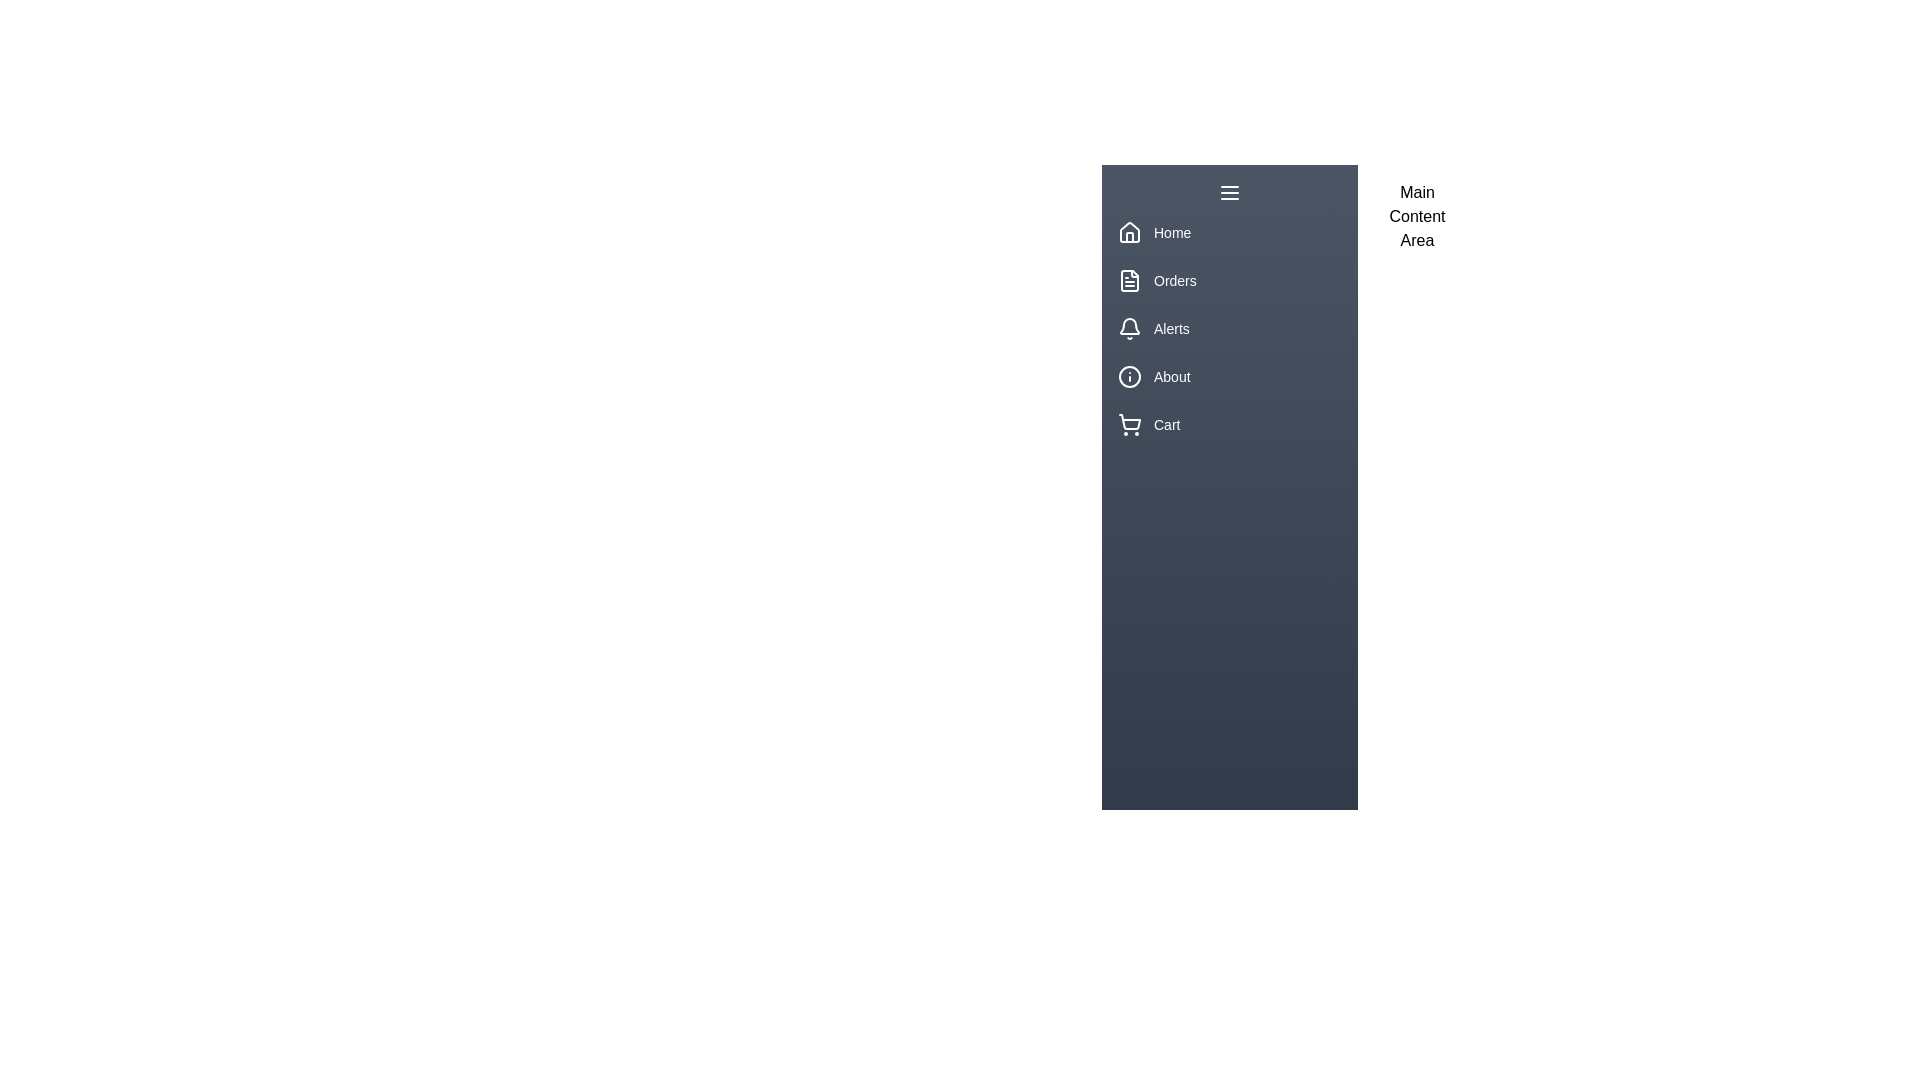 The image size is (1920, 1080). What do you see at coordinates (1416, 704) in the screenshot?
I see `the main content area of the drawer` at bounding box center [1416, 704].